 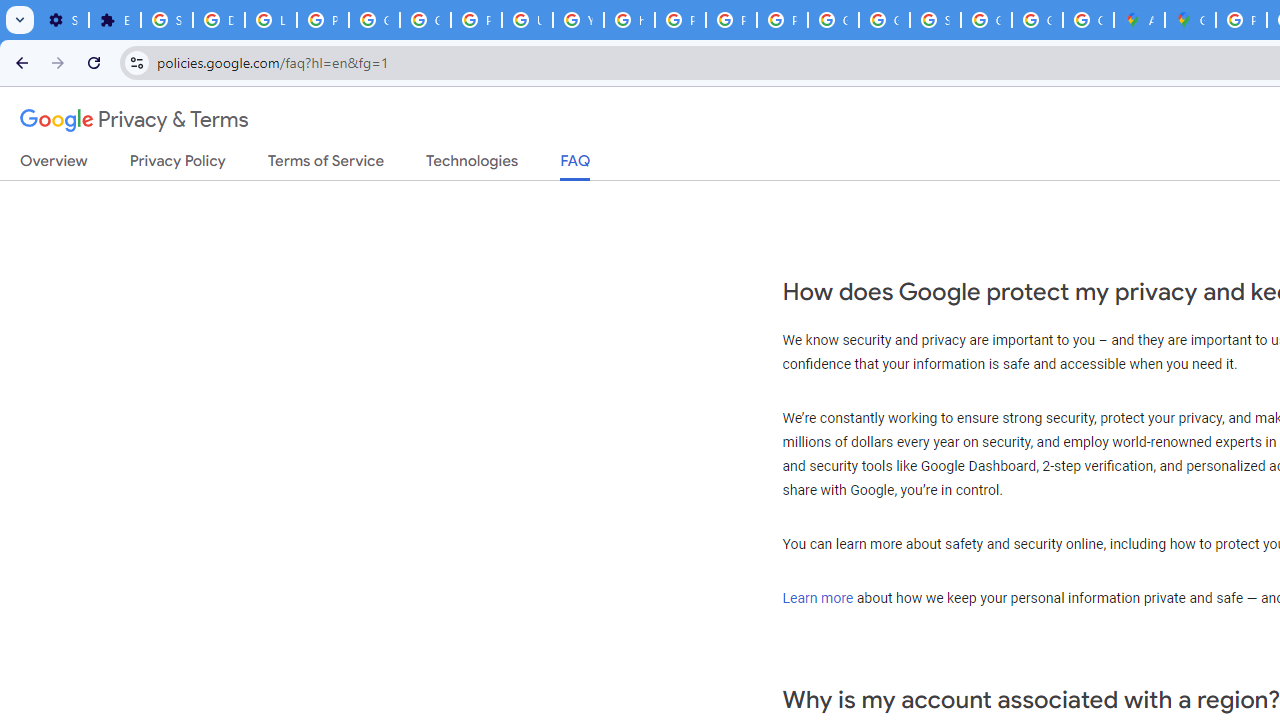 What do you see at coordinates (1240, 20) in the screenshot?
I see `'Policy Accountability and Transparency - Transparency Center'` at bounding box center [1240, 20].